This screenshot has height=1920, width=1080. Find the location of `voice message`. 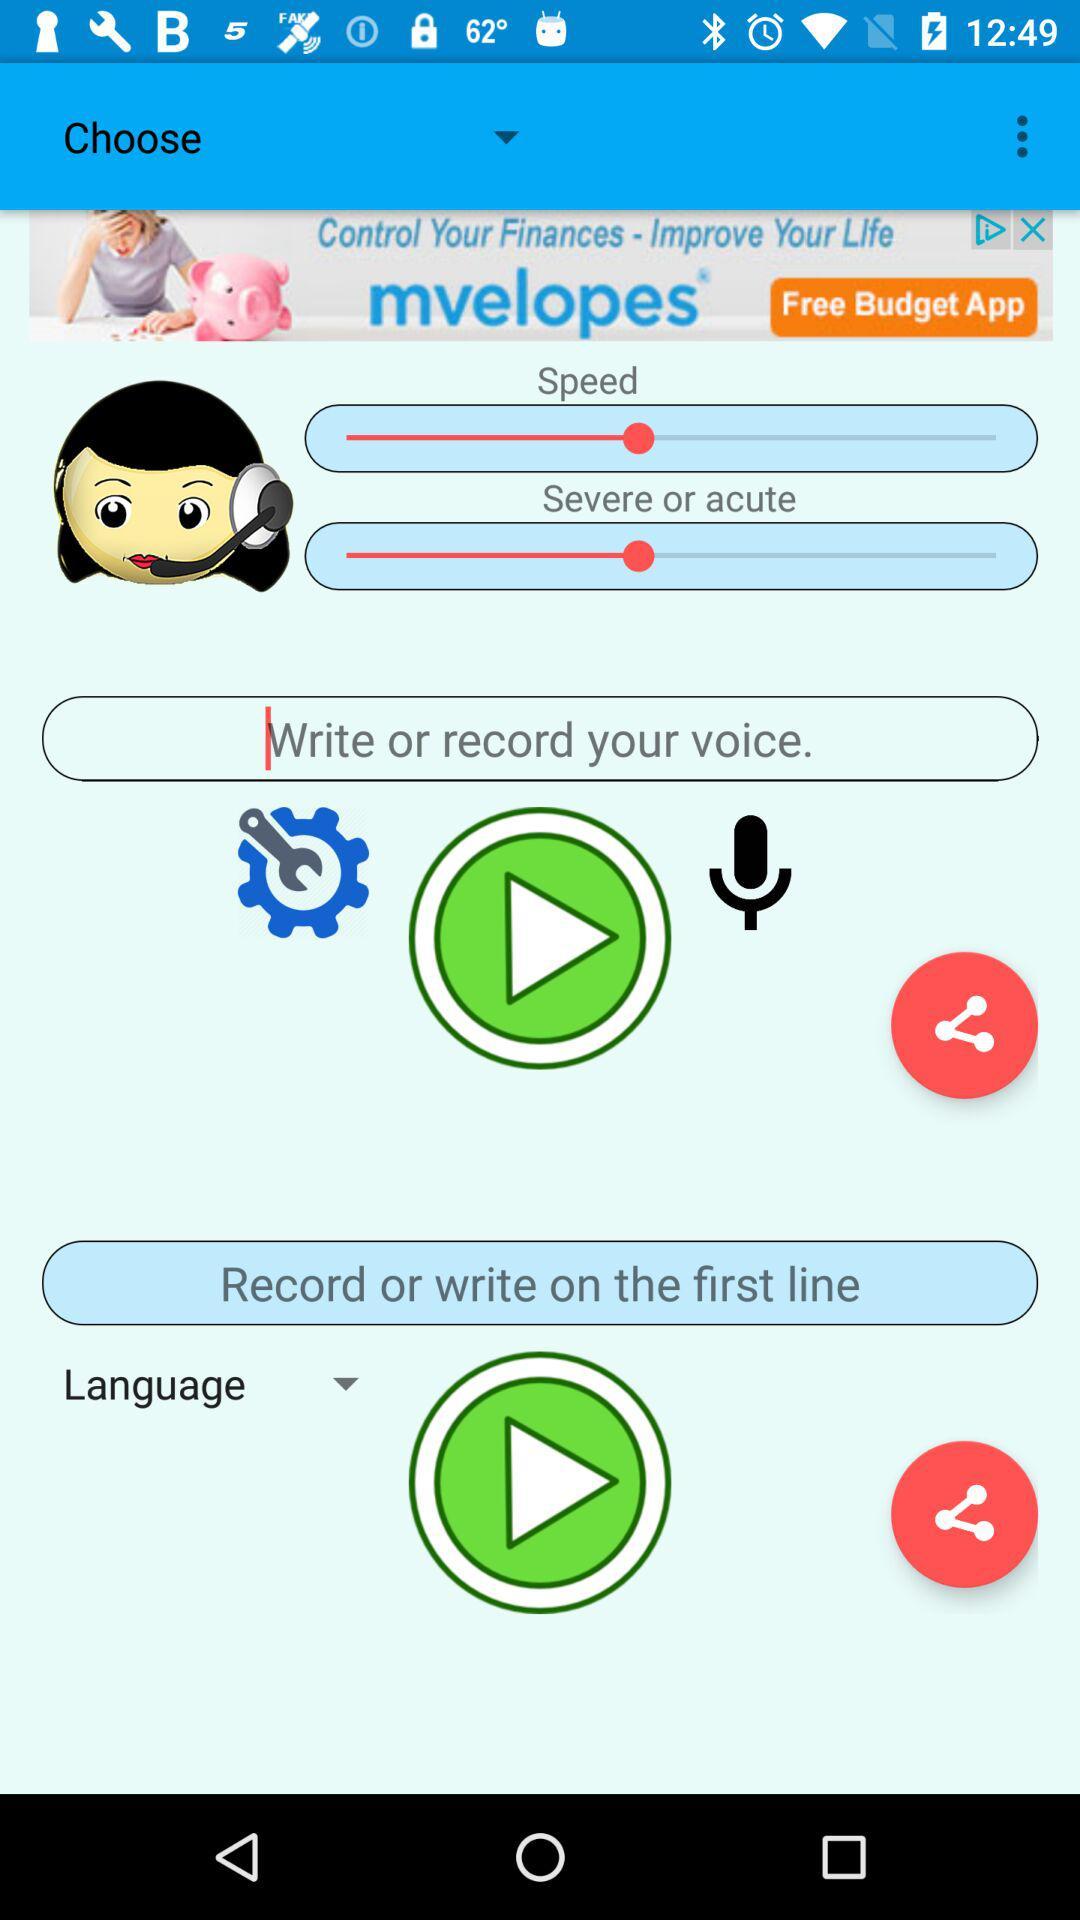

voice message is located at coordinates (750, 872).